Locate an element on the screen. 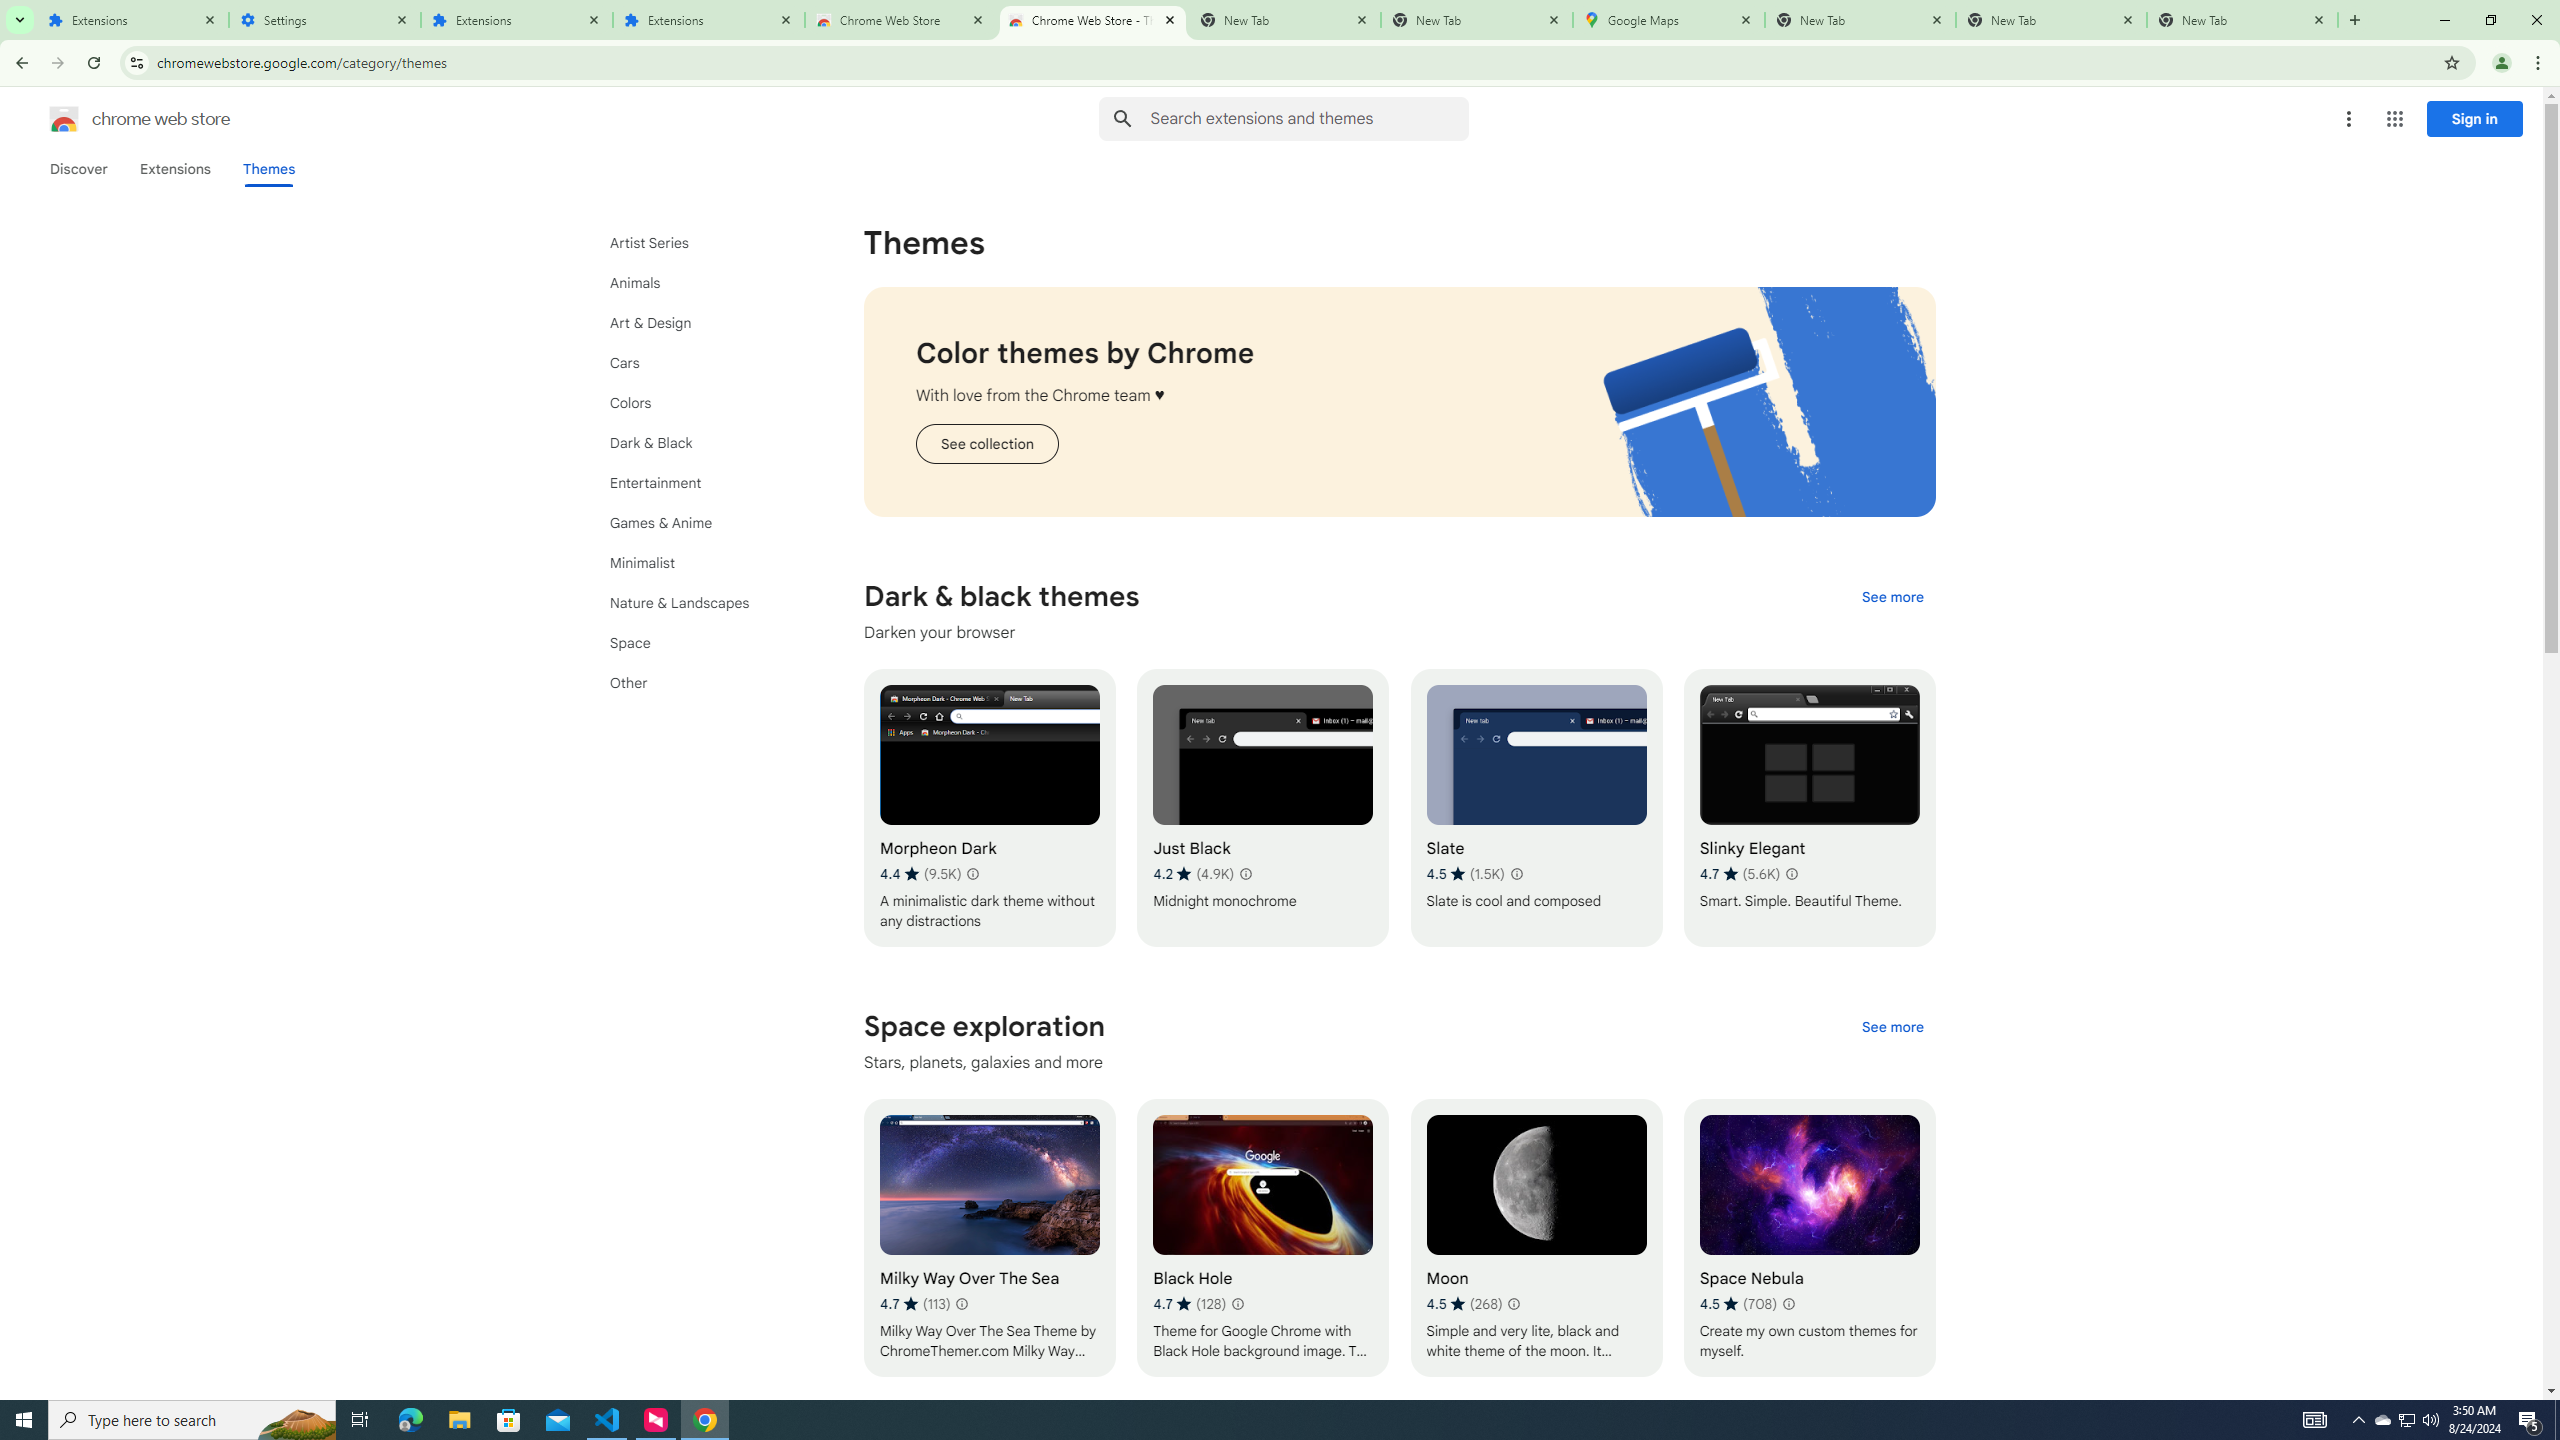 Image resolution: width=2560 pixels, height=1440 pixels. 'Average rating 4.5 out of 5 stars. 1.5K ratings.' is located at coordinates (1464, 873).